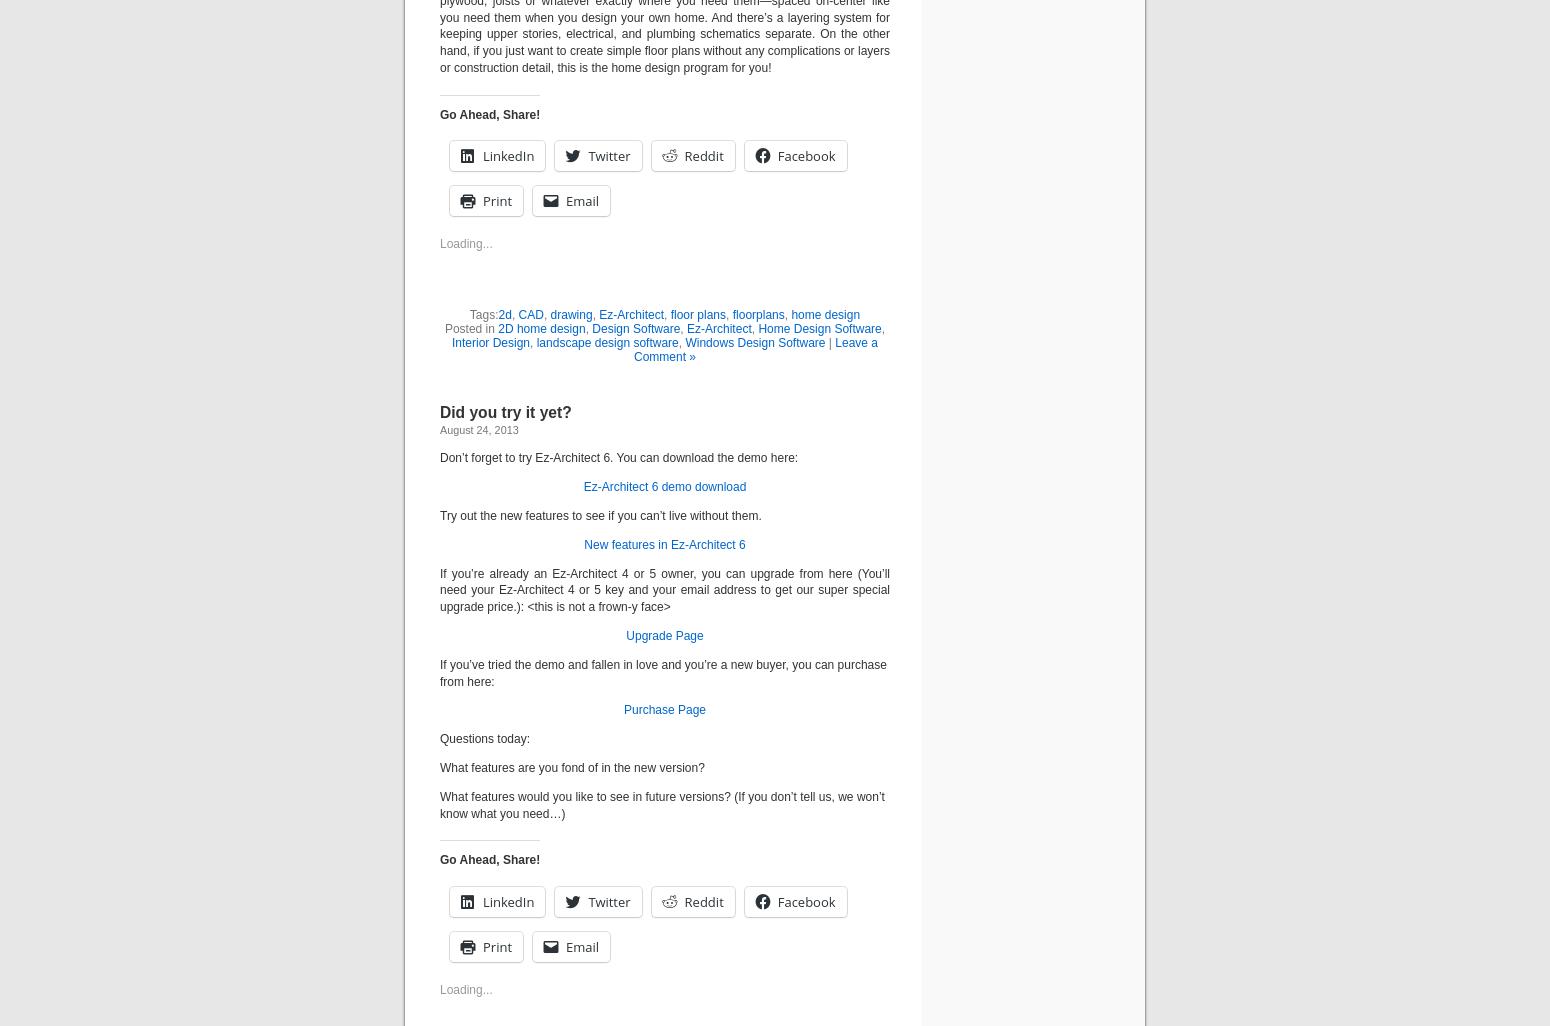 The width and height of the screenshot is (1550, 1026). Describe the element at coordinates (504, 412) in the screenshot. I see `'Did you try it yet?'` at that location.